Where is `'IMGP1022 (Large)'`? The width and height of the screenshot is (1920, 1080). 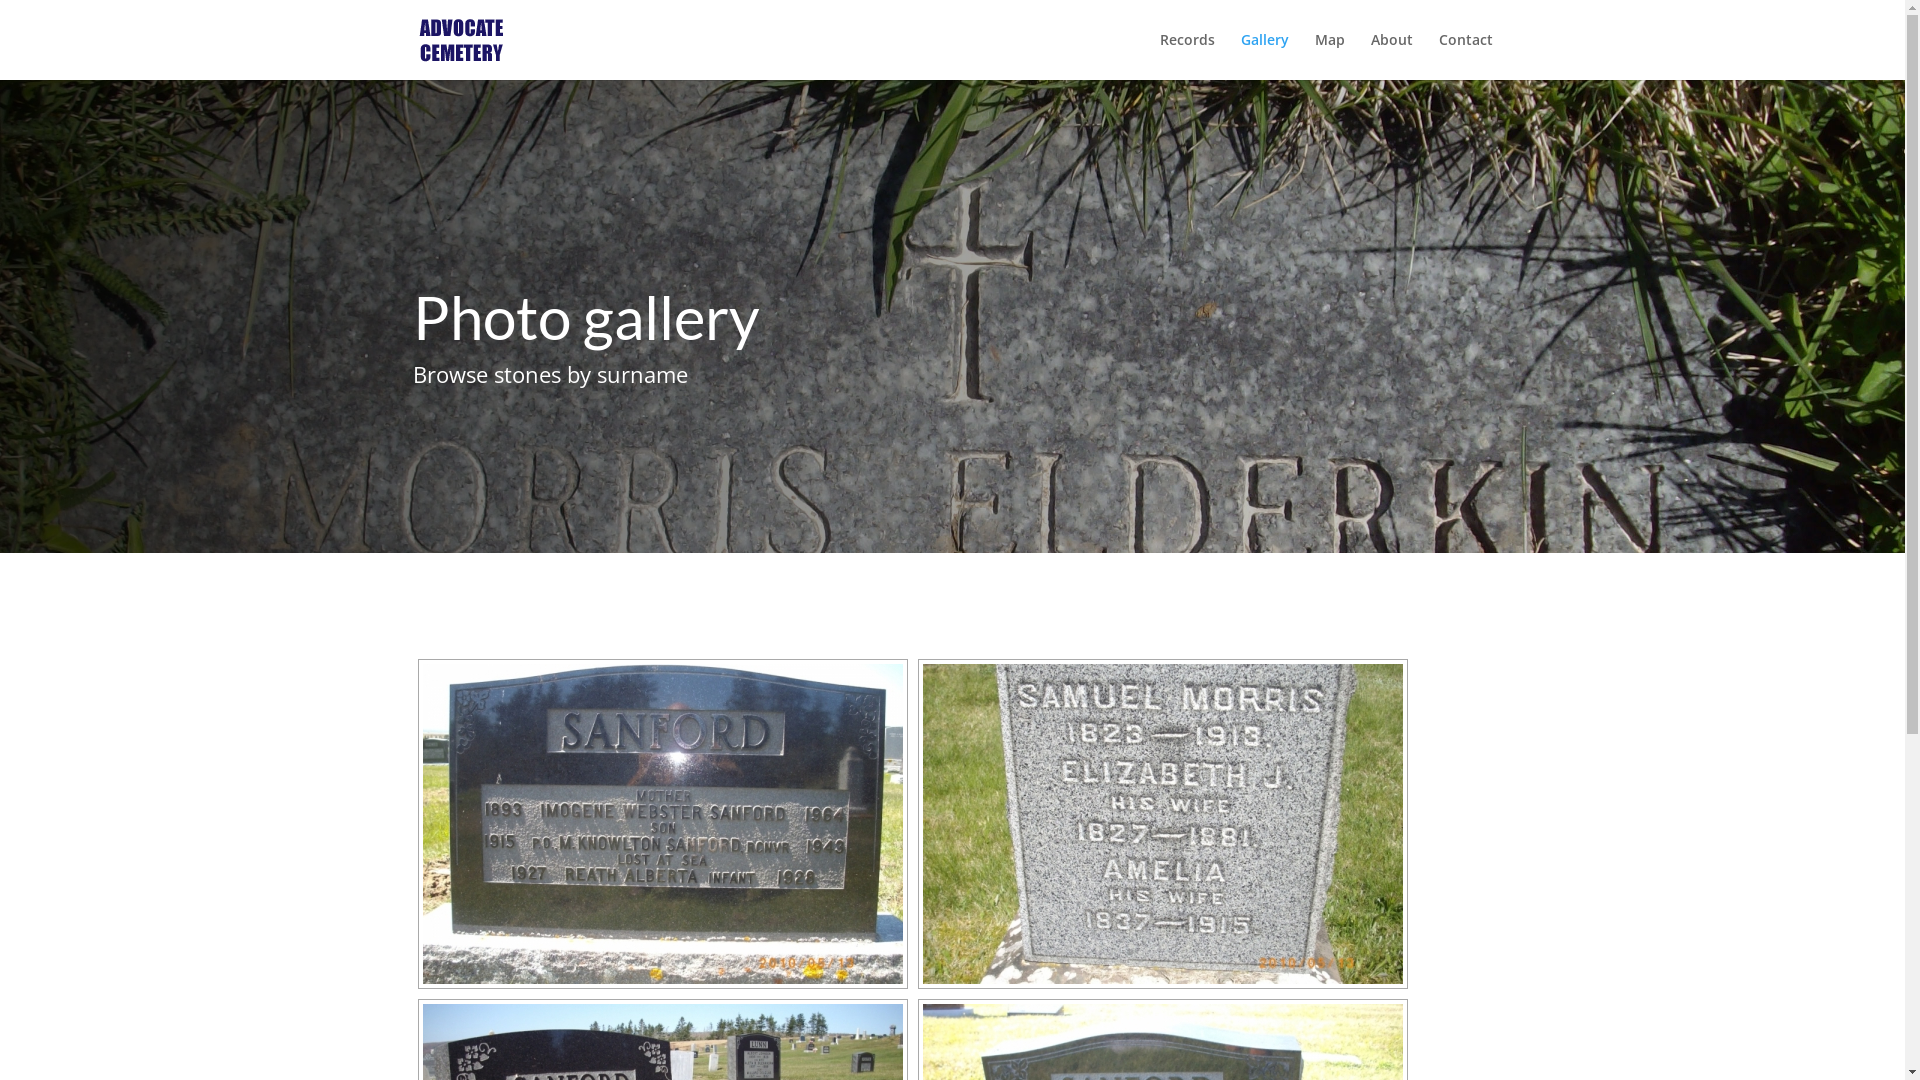
'IMGP1022 (Large)' is located at coordinates (1161, 824).